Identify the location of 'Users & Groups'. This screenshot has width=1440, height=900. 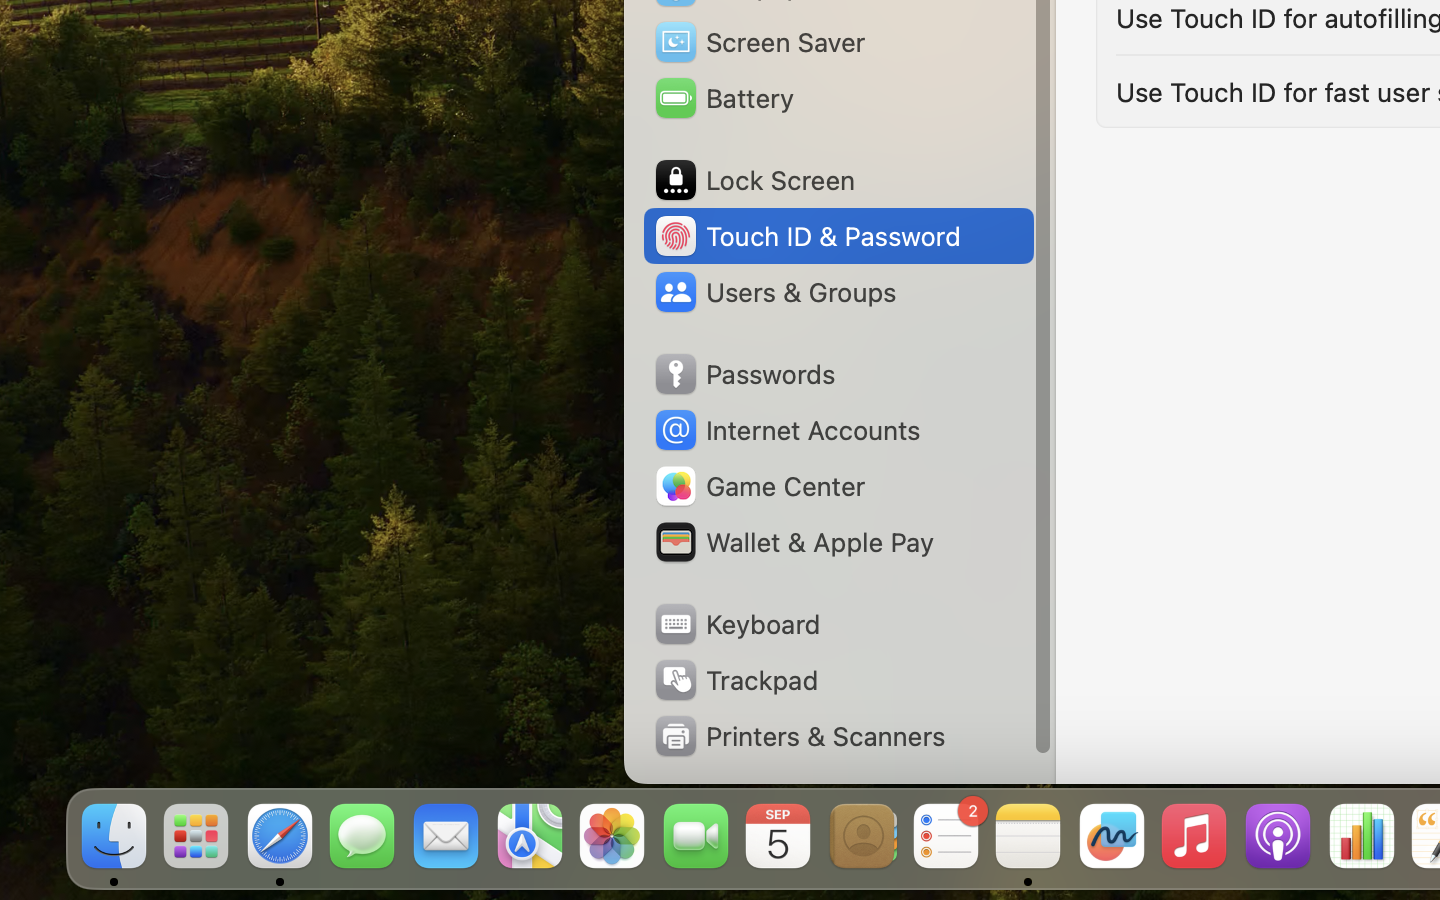
(773, 290).